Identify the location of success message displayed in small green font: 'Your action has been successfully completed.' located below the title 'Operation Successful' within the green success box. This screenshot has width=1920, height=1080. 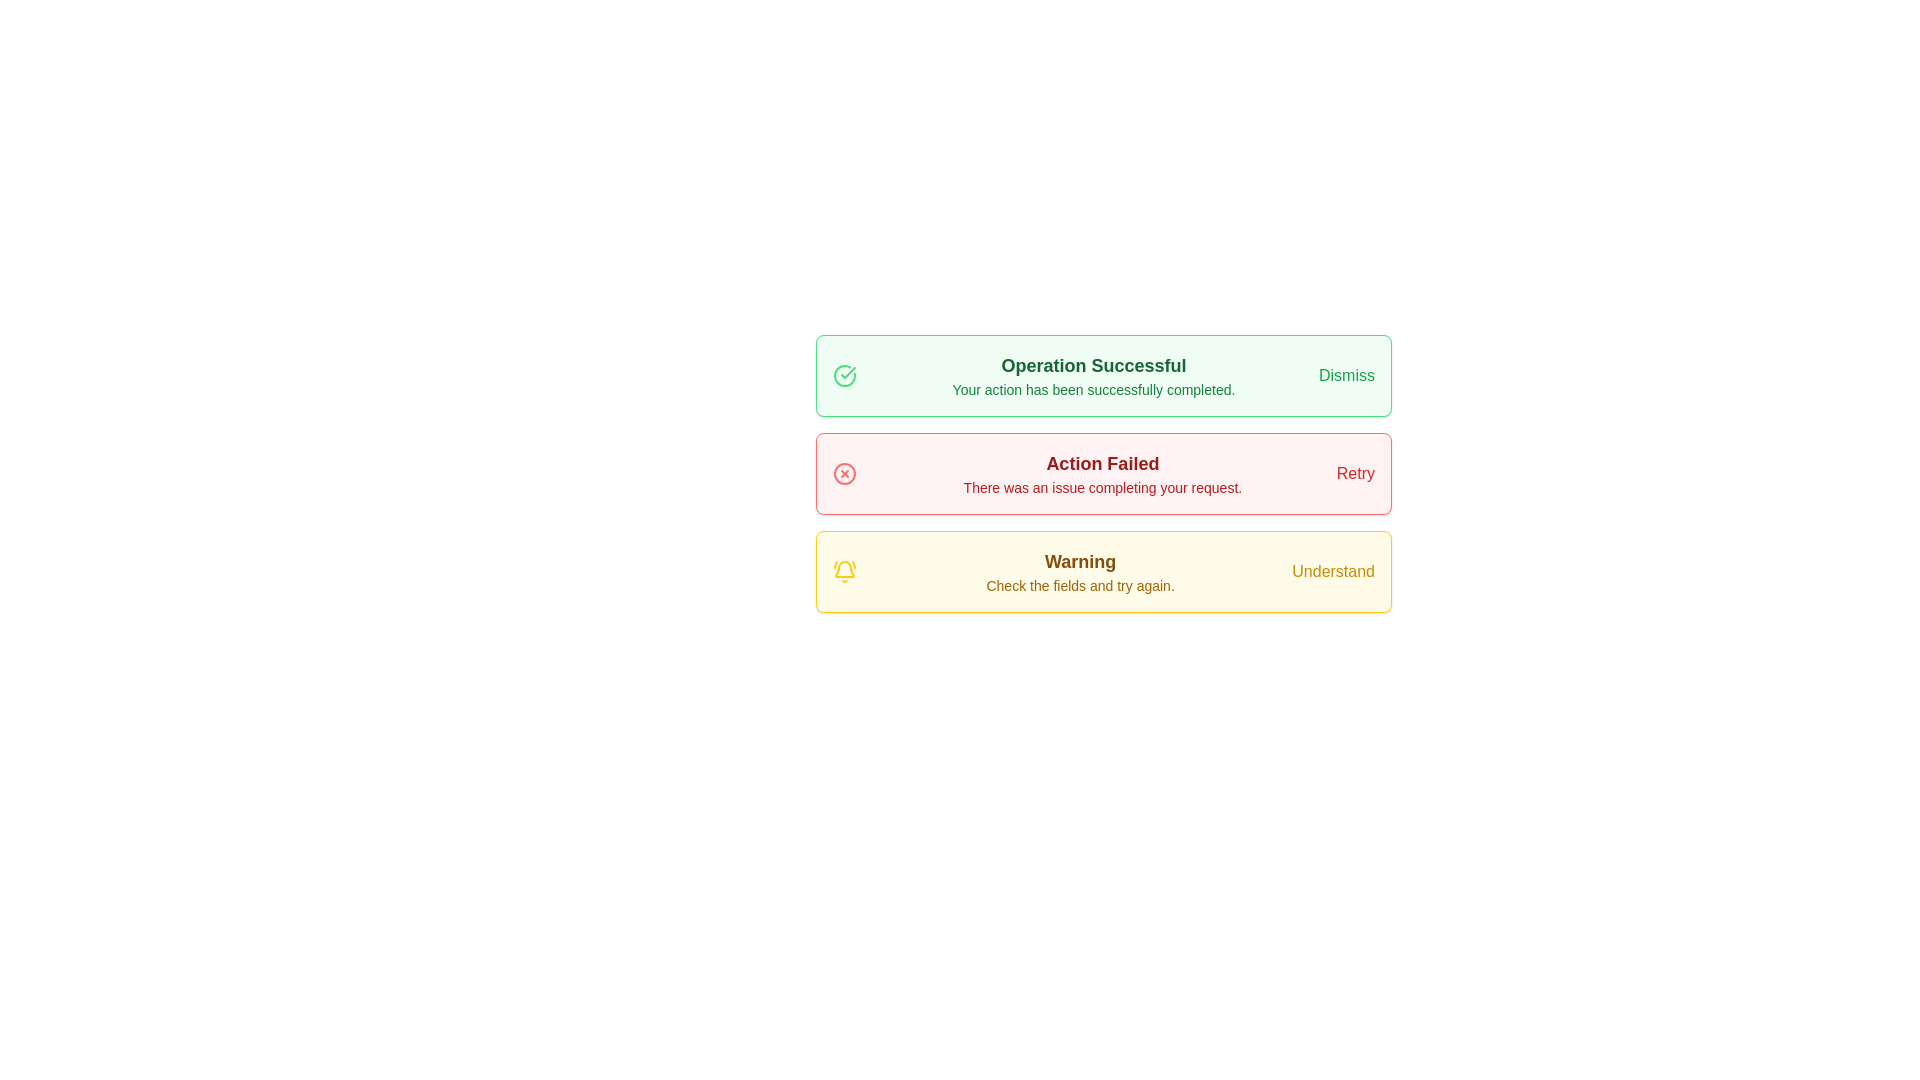
(1093, 389).